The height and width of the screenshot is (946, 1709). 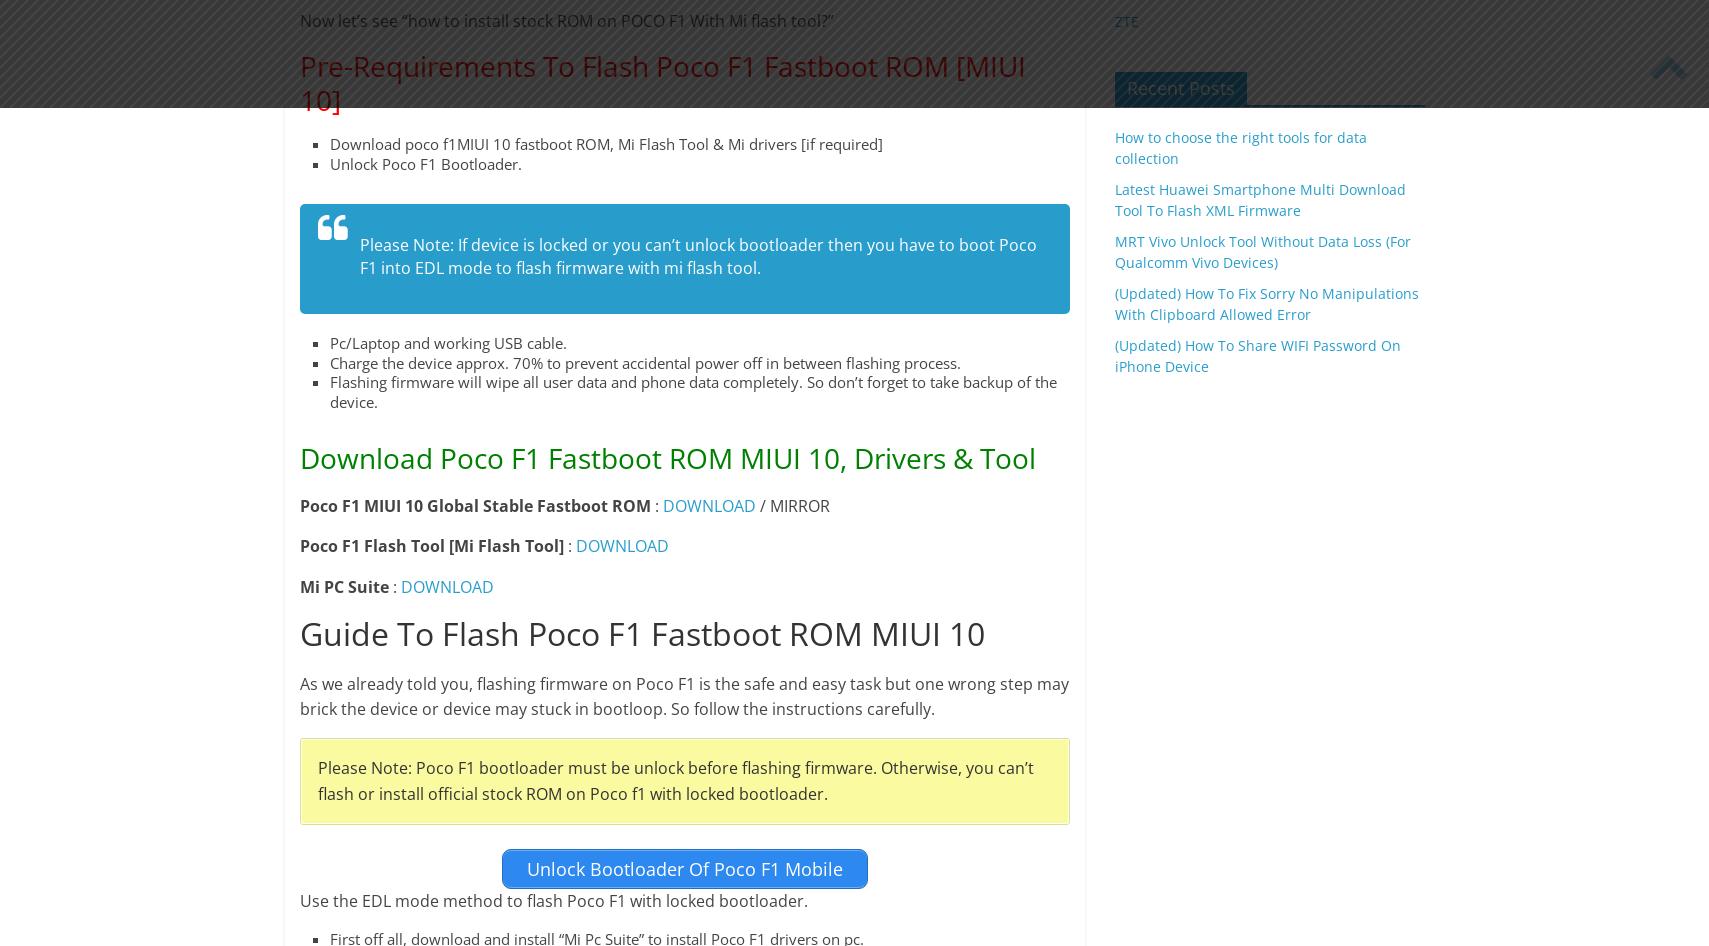 I want to click on 'Please Note: Poco F1 bootloader must be unlock before flashing firmware. Otherwise, you can’t flash or install official stock ROM on Poco f1 with locked bootloader.', so click(x=674, y=778).